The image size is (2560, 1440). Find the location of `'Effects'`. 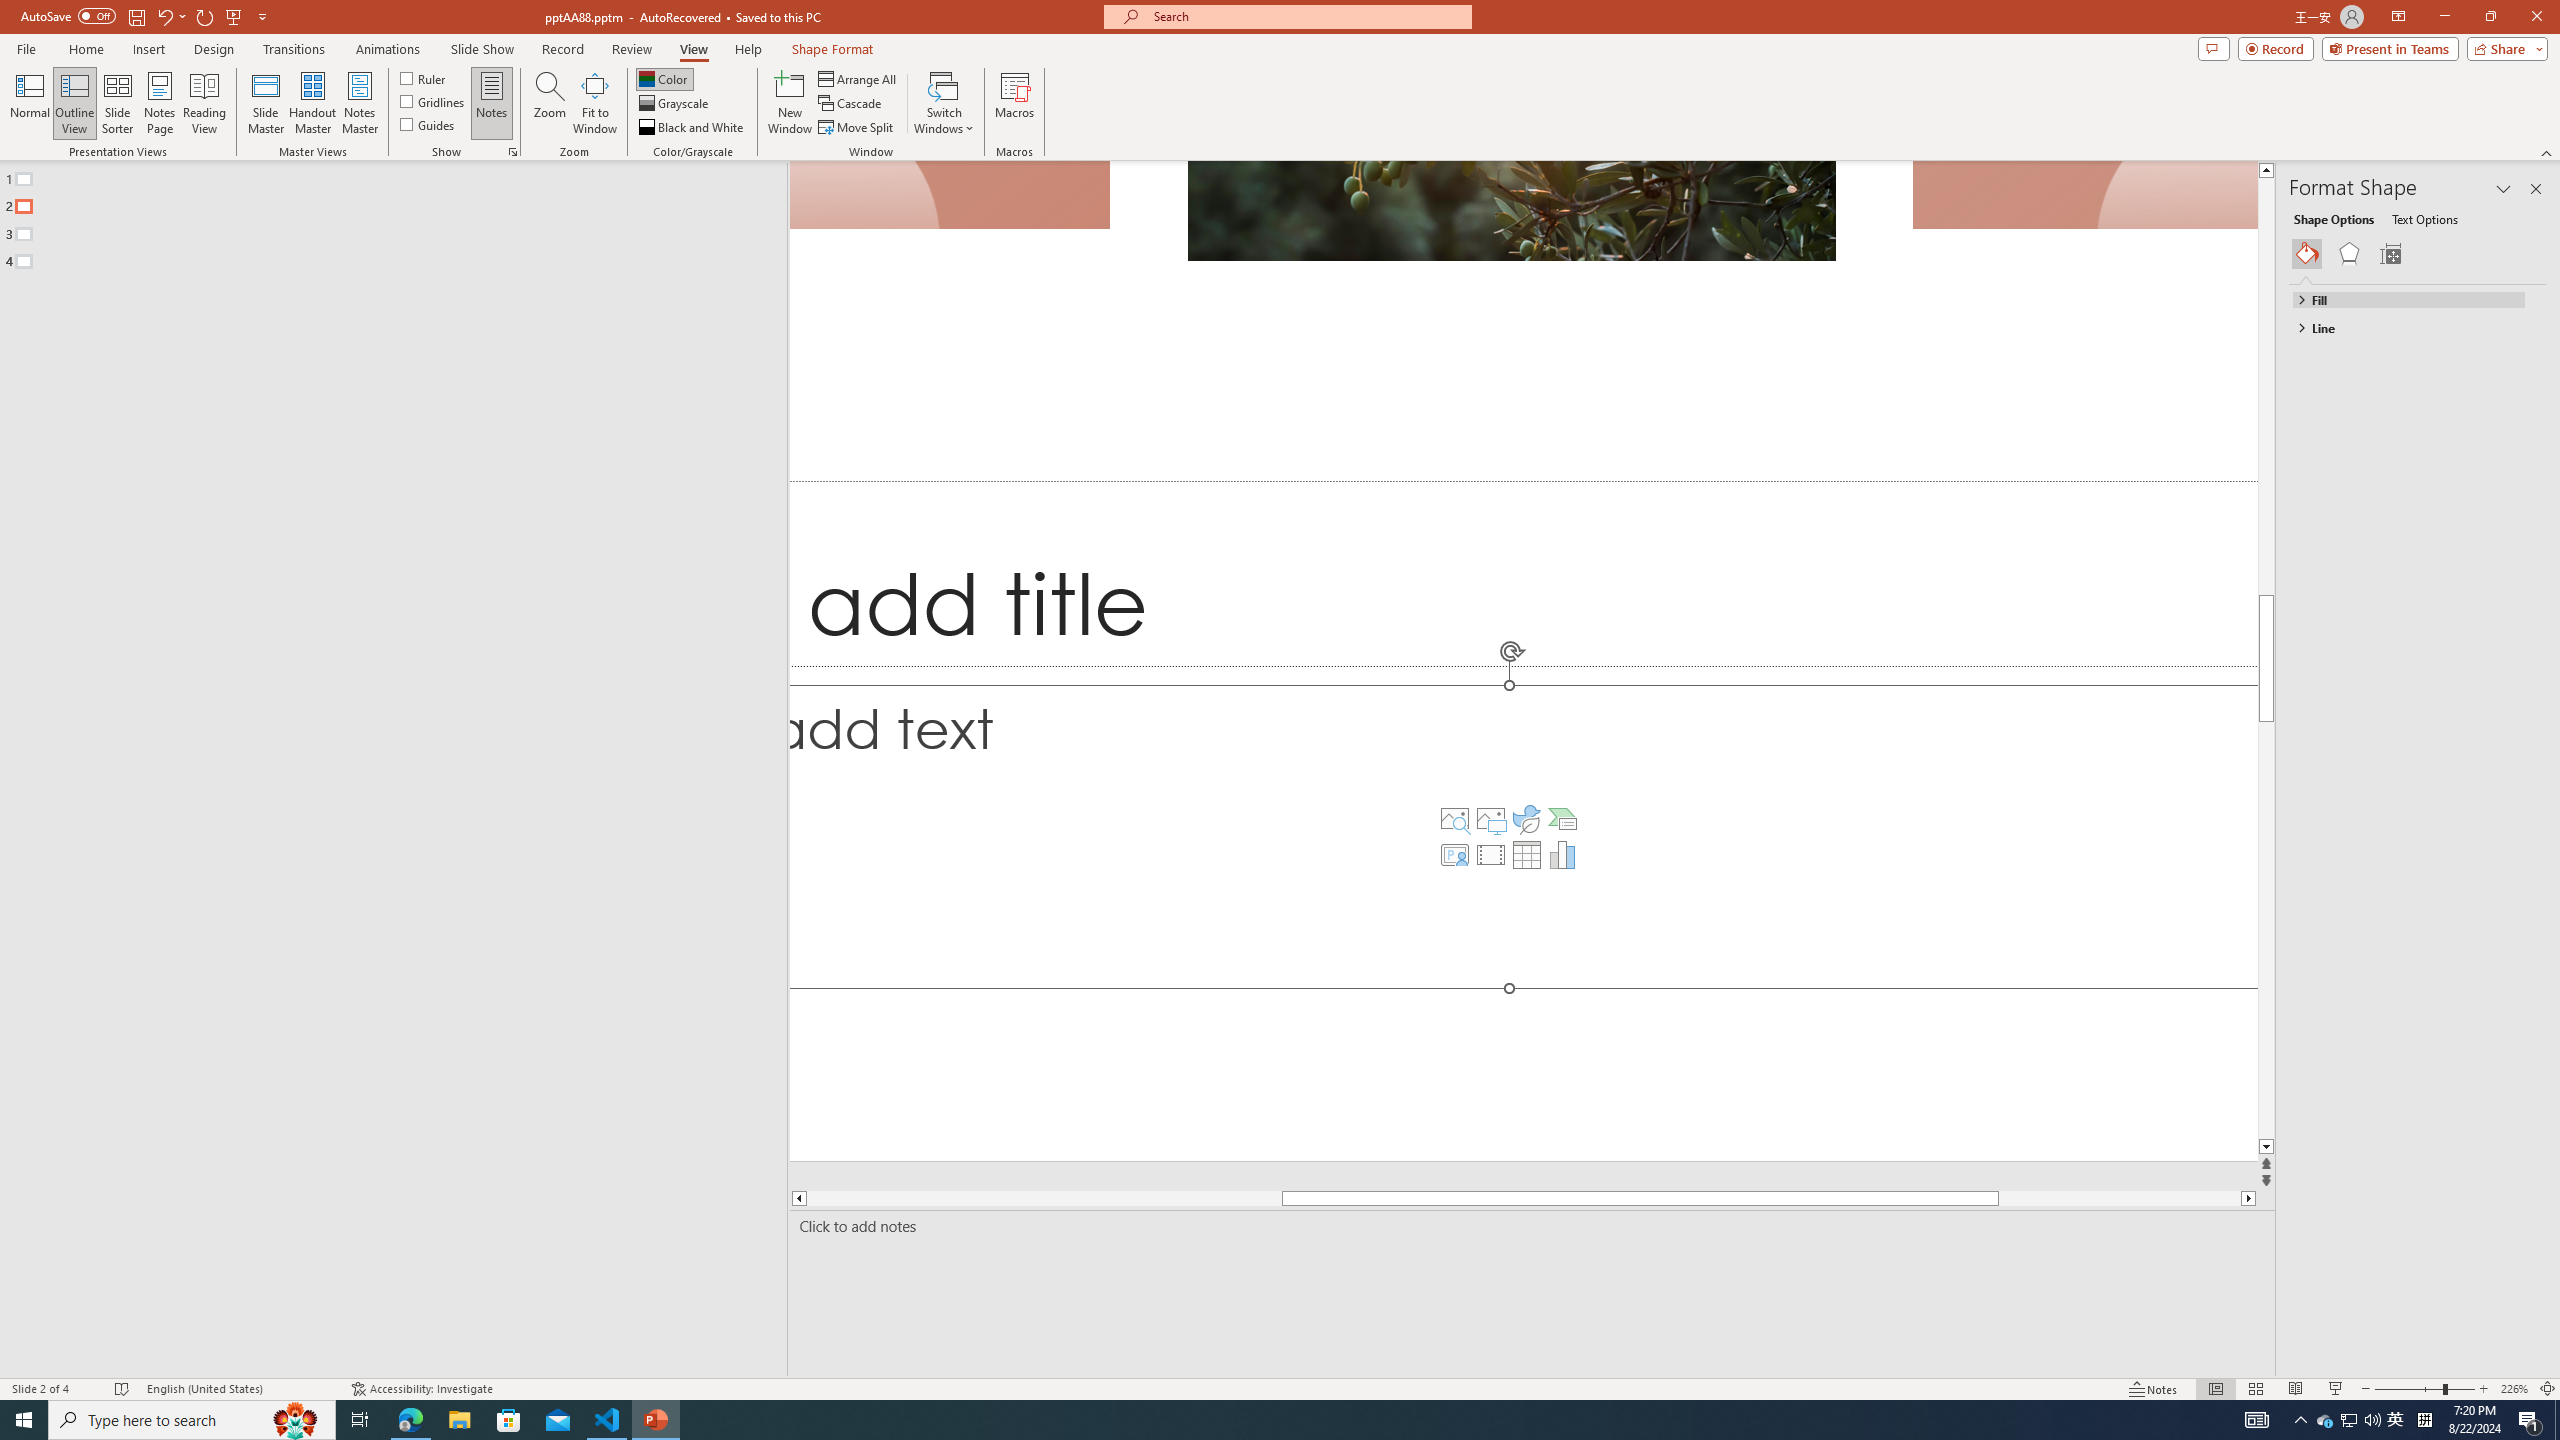

'Effects' is located at coordinates (2348, 253).